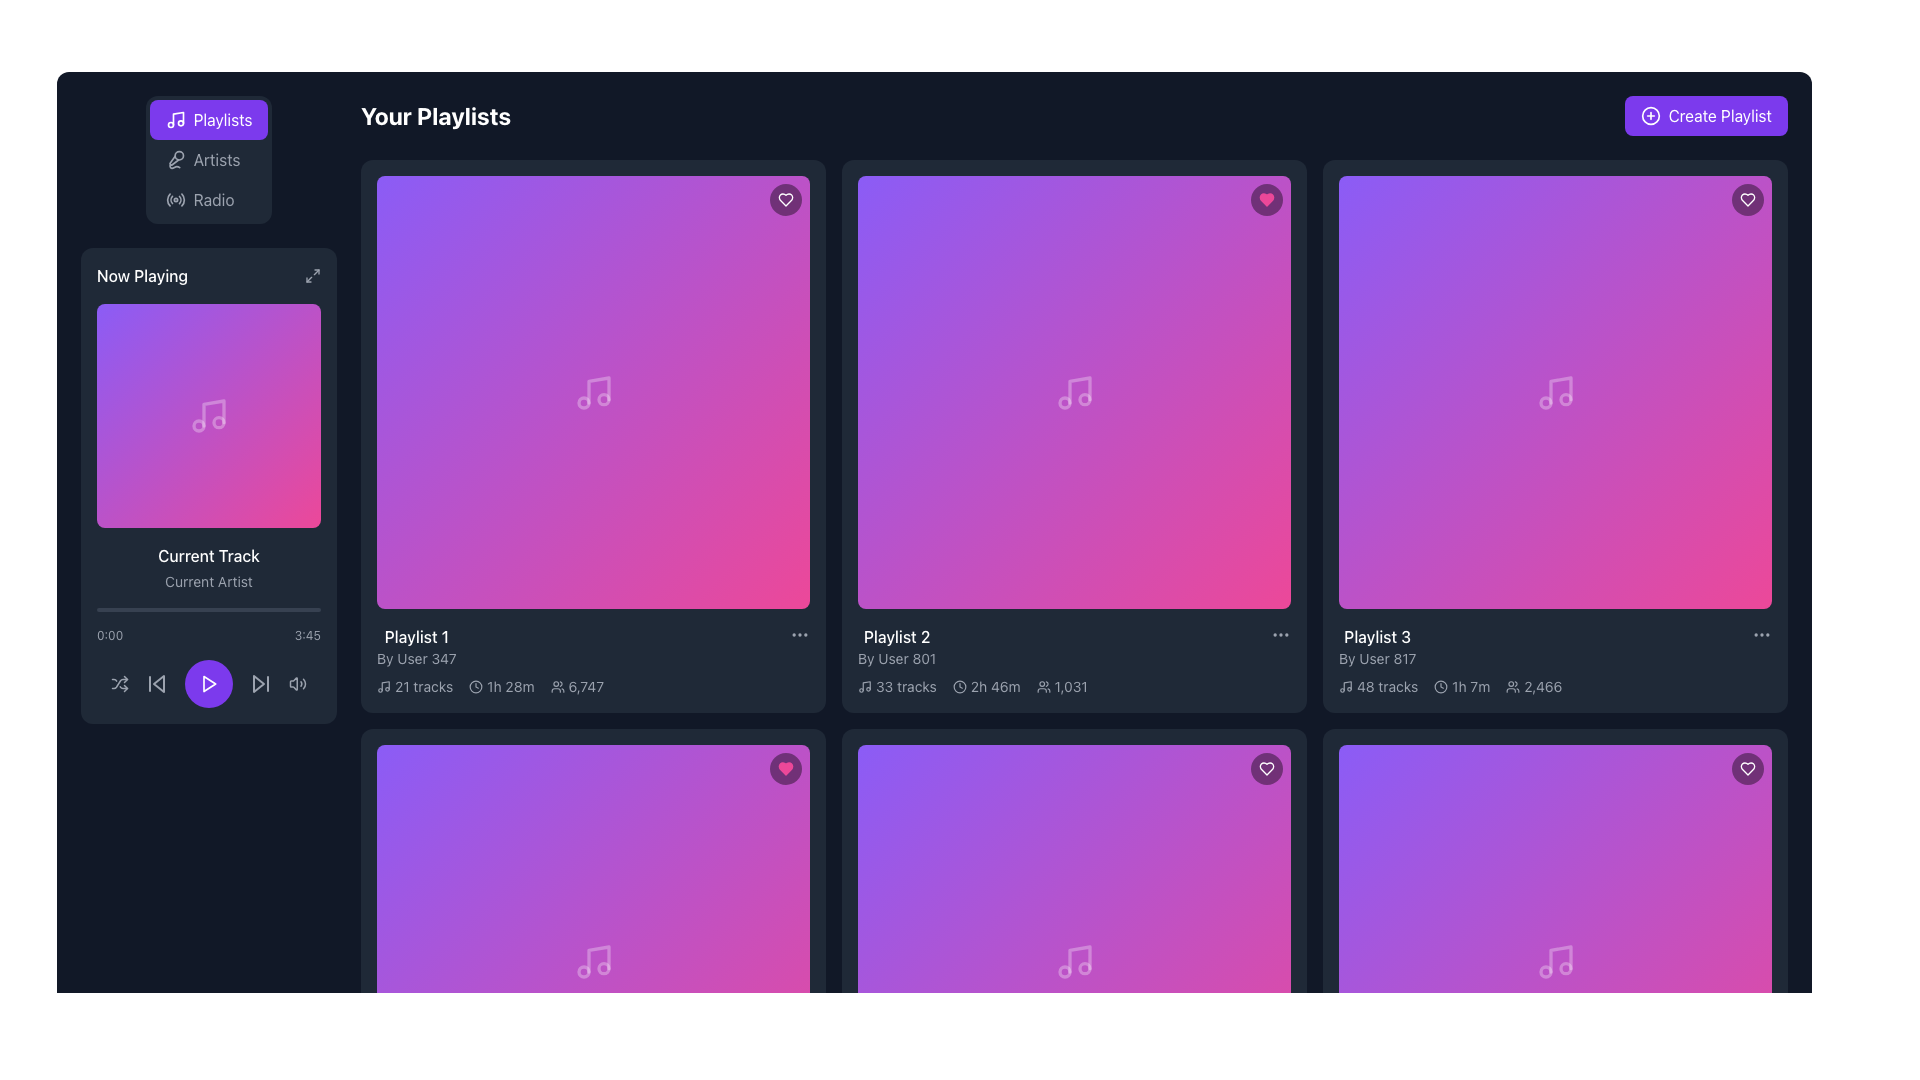 The image size is (1920, 1080). I want to click on text displaying the total duration of the playlist in hours and minutes, located in the middle-right cell under 'Playlist 3', so click(1462, 685).